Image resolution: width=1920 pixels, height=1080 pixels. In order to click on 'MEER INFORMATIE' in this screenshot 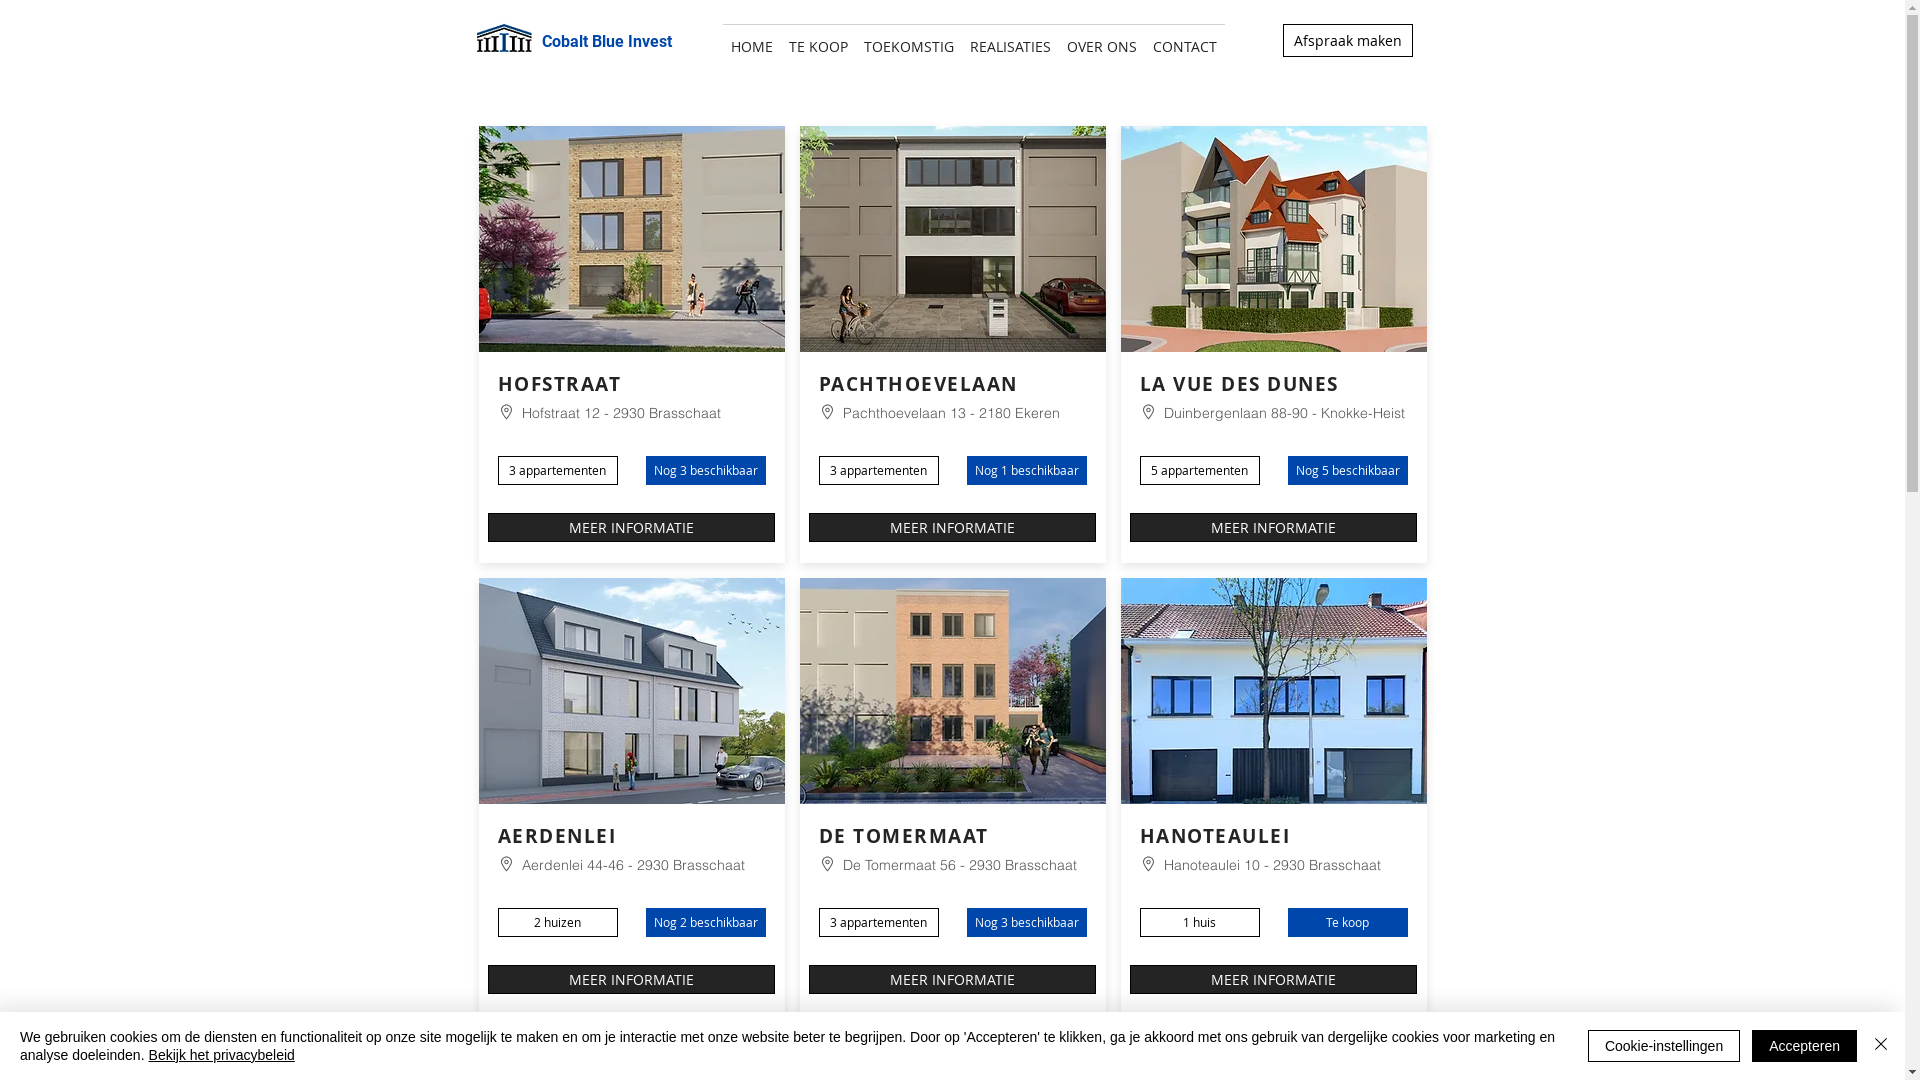, I will do `click(1272, 526)`.